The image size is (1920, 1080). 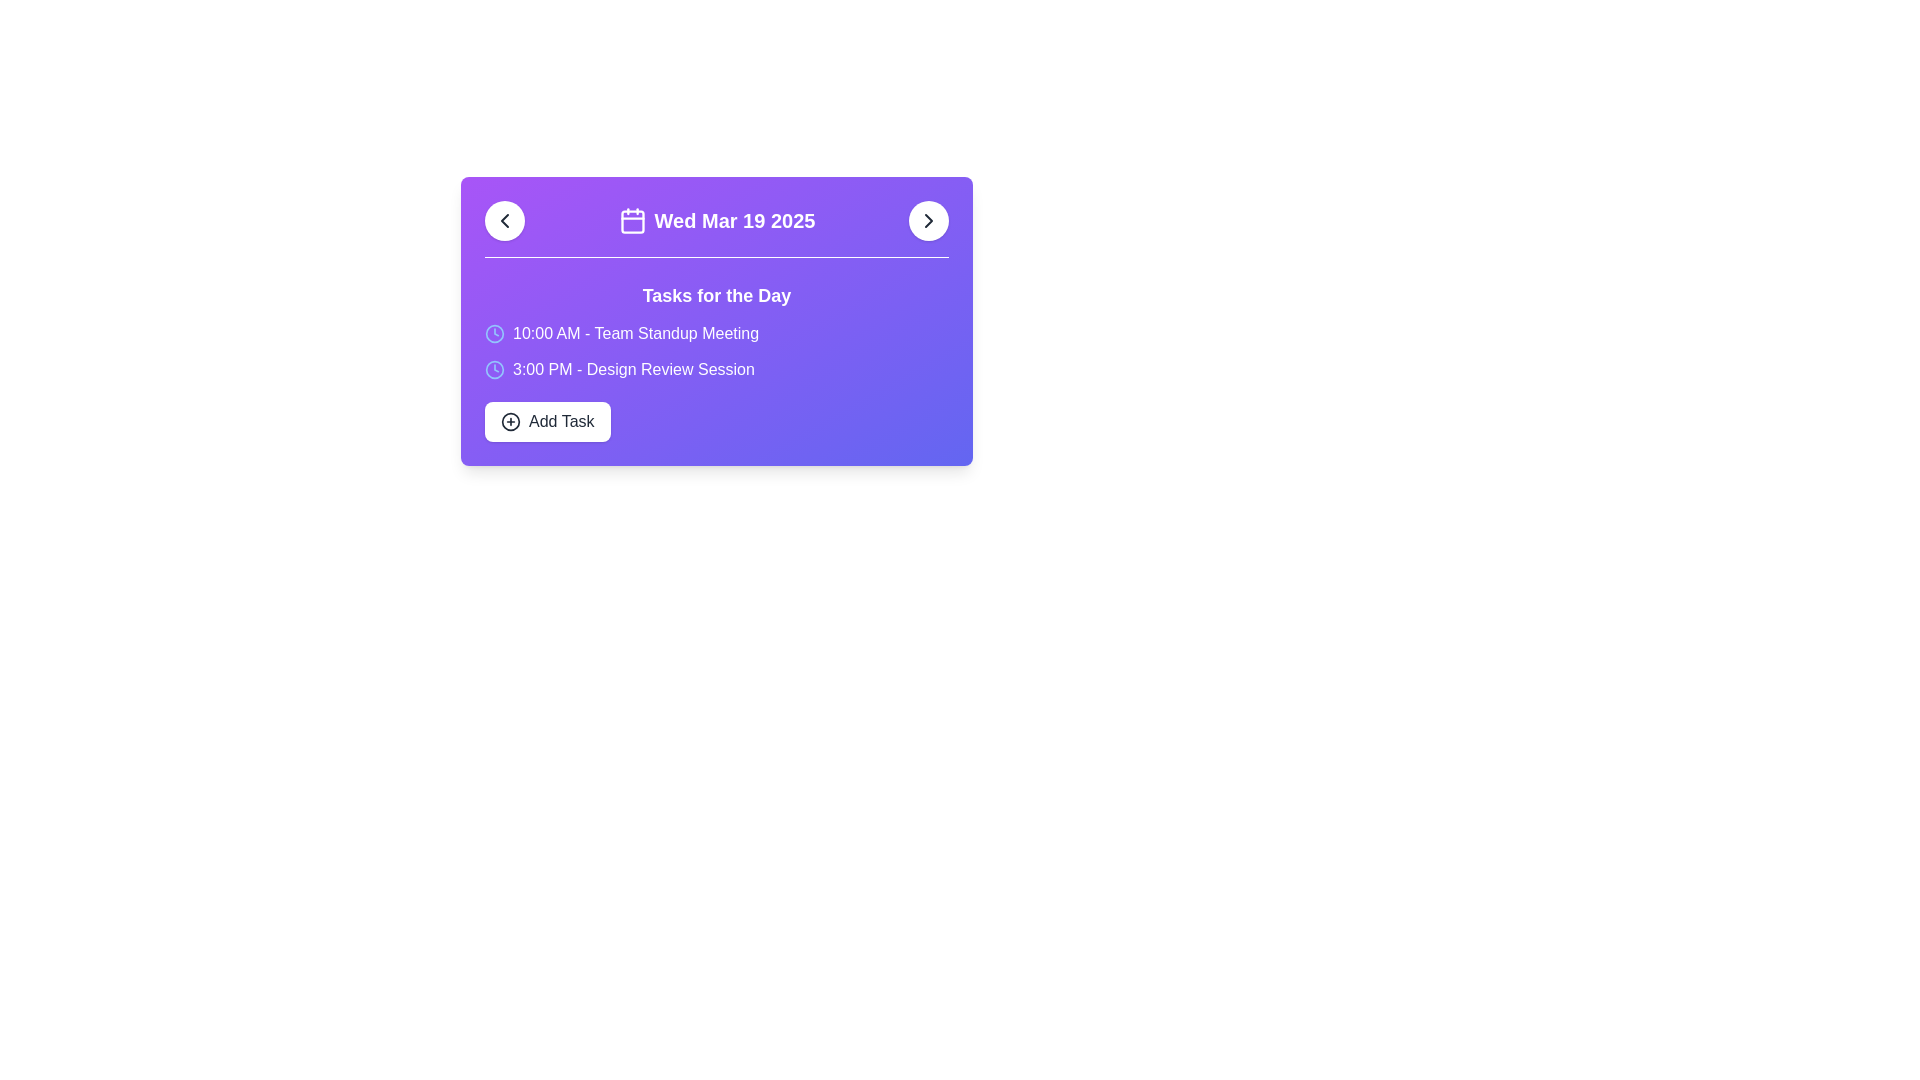 What do you see at coordinates (631, 222) in the screenshot?
I see `the purple calendar icon located in the header bar beside the date 'Wed Mar 19 2025.'` at bounding box center [631, 222].